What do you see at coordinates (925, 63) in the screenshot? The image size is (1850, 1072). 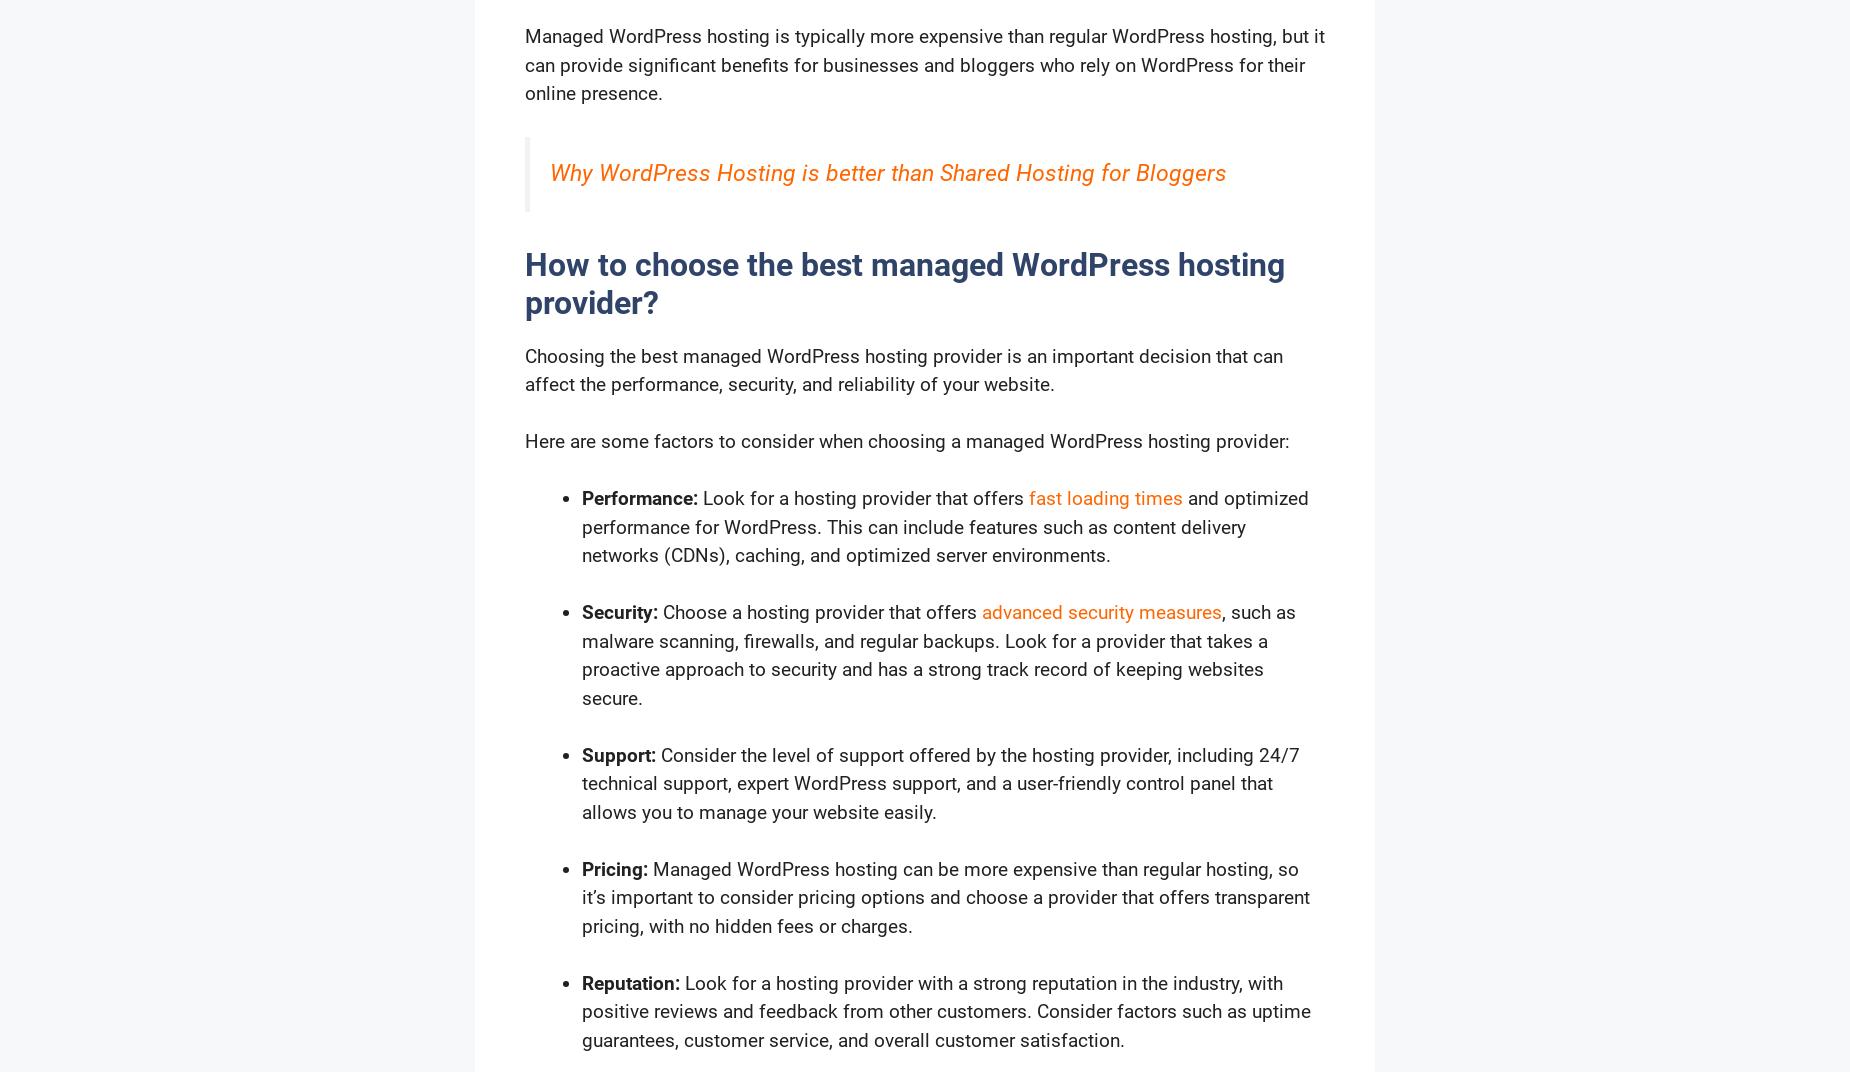 I see `'Managed WordPress hosting is typically more expensive than regular WordPress hosting, but it can provide significant benefits for businesses and bloggers who rely on WordPress for their online presence.'` at bounding box center [925, 63].